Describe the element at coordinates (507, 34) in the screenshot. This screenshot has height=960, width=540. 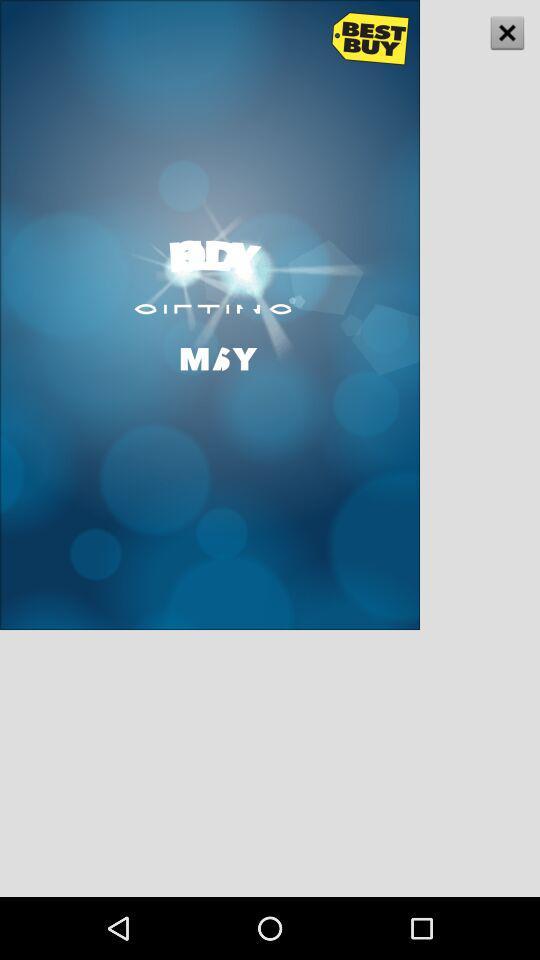
I see `the close icon` at that location.